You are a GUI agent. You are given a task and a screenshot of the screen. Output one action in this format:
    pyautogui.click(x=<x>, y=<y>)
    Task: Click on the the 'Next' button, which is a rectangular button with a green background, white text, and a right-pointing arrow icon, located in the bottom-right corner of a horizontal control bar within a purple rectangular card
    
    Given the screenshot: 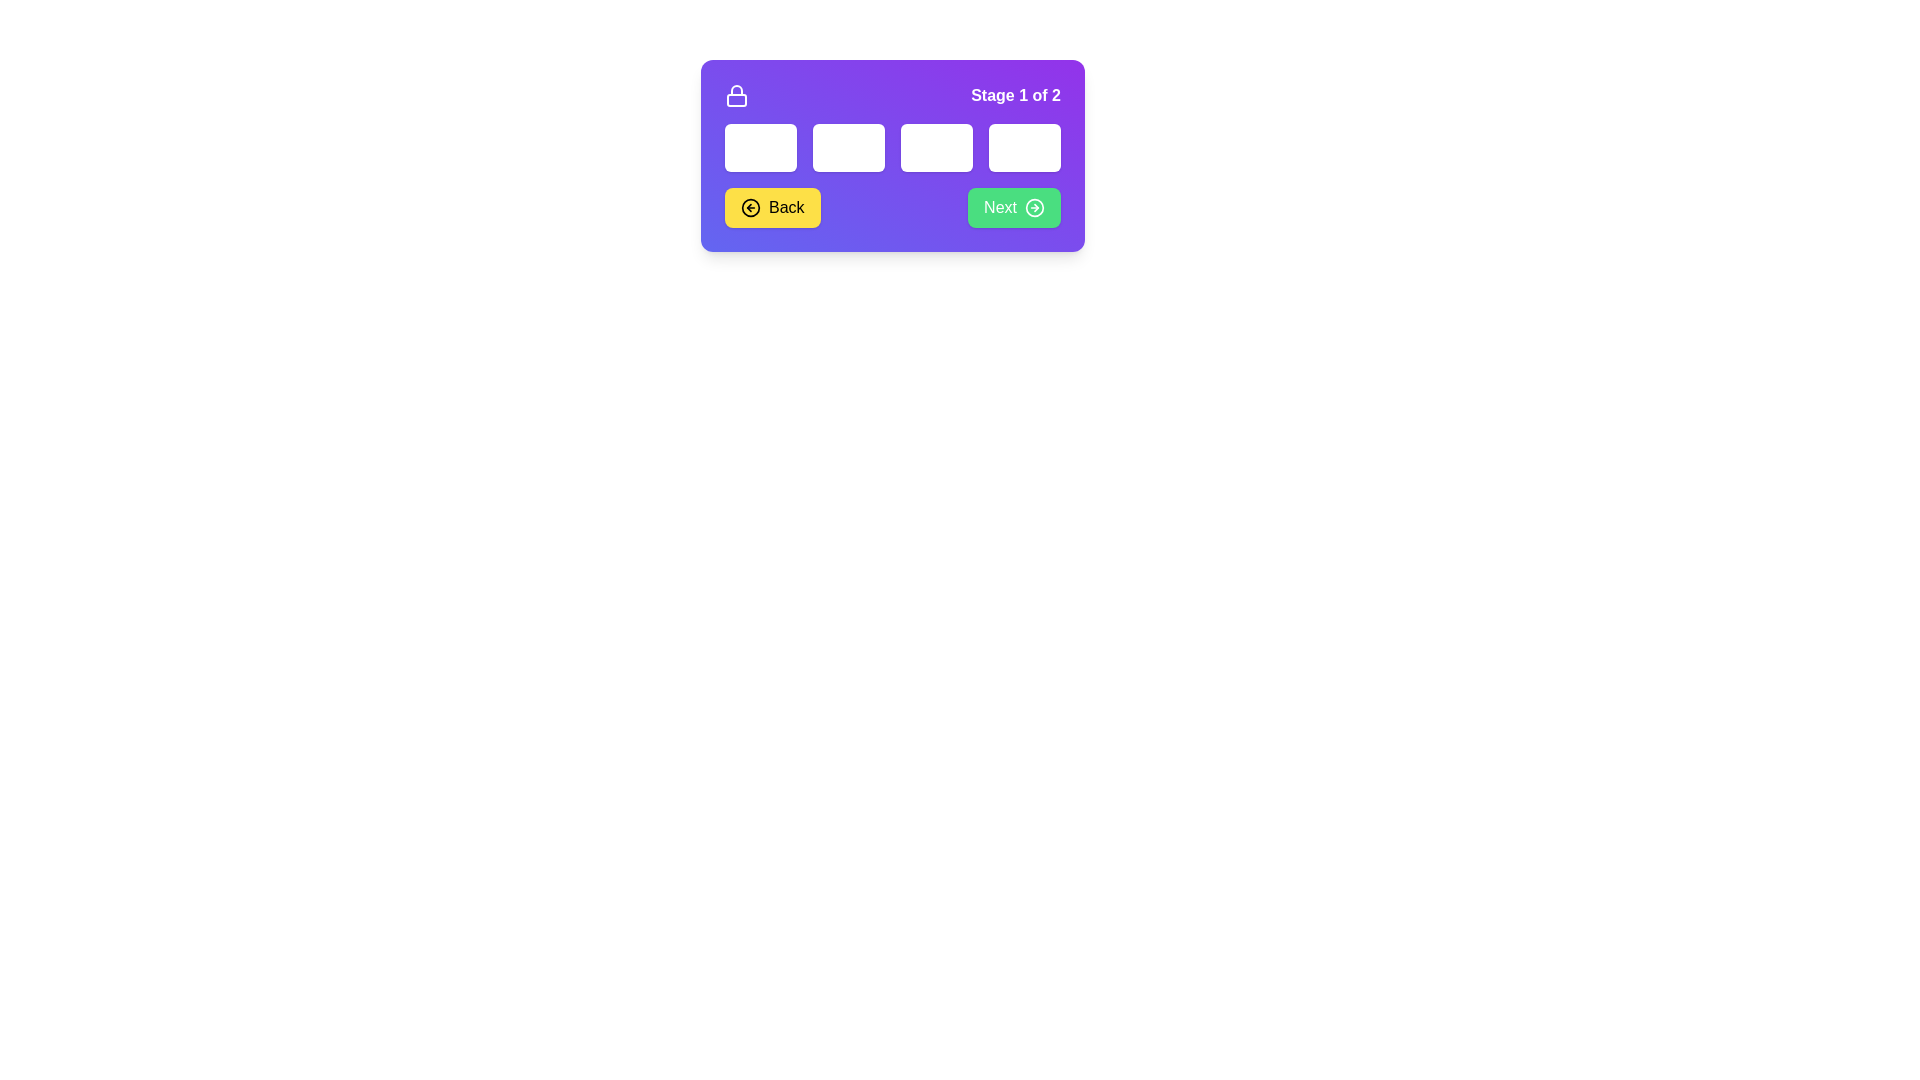 What is the action you would take?
    pyautogui.click(x=1014, y=208)
    